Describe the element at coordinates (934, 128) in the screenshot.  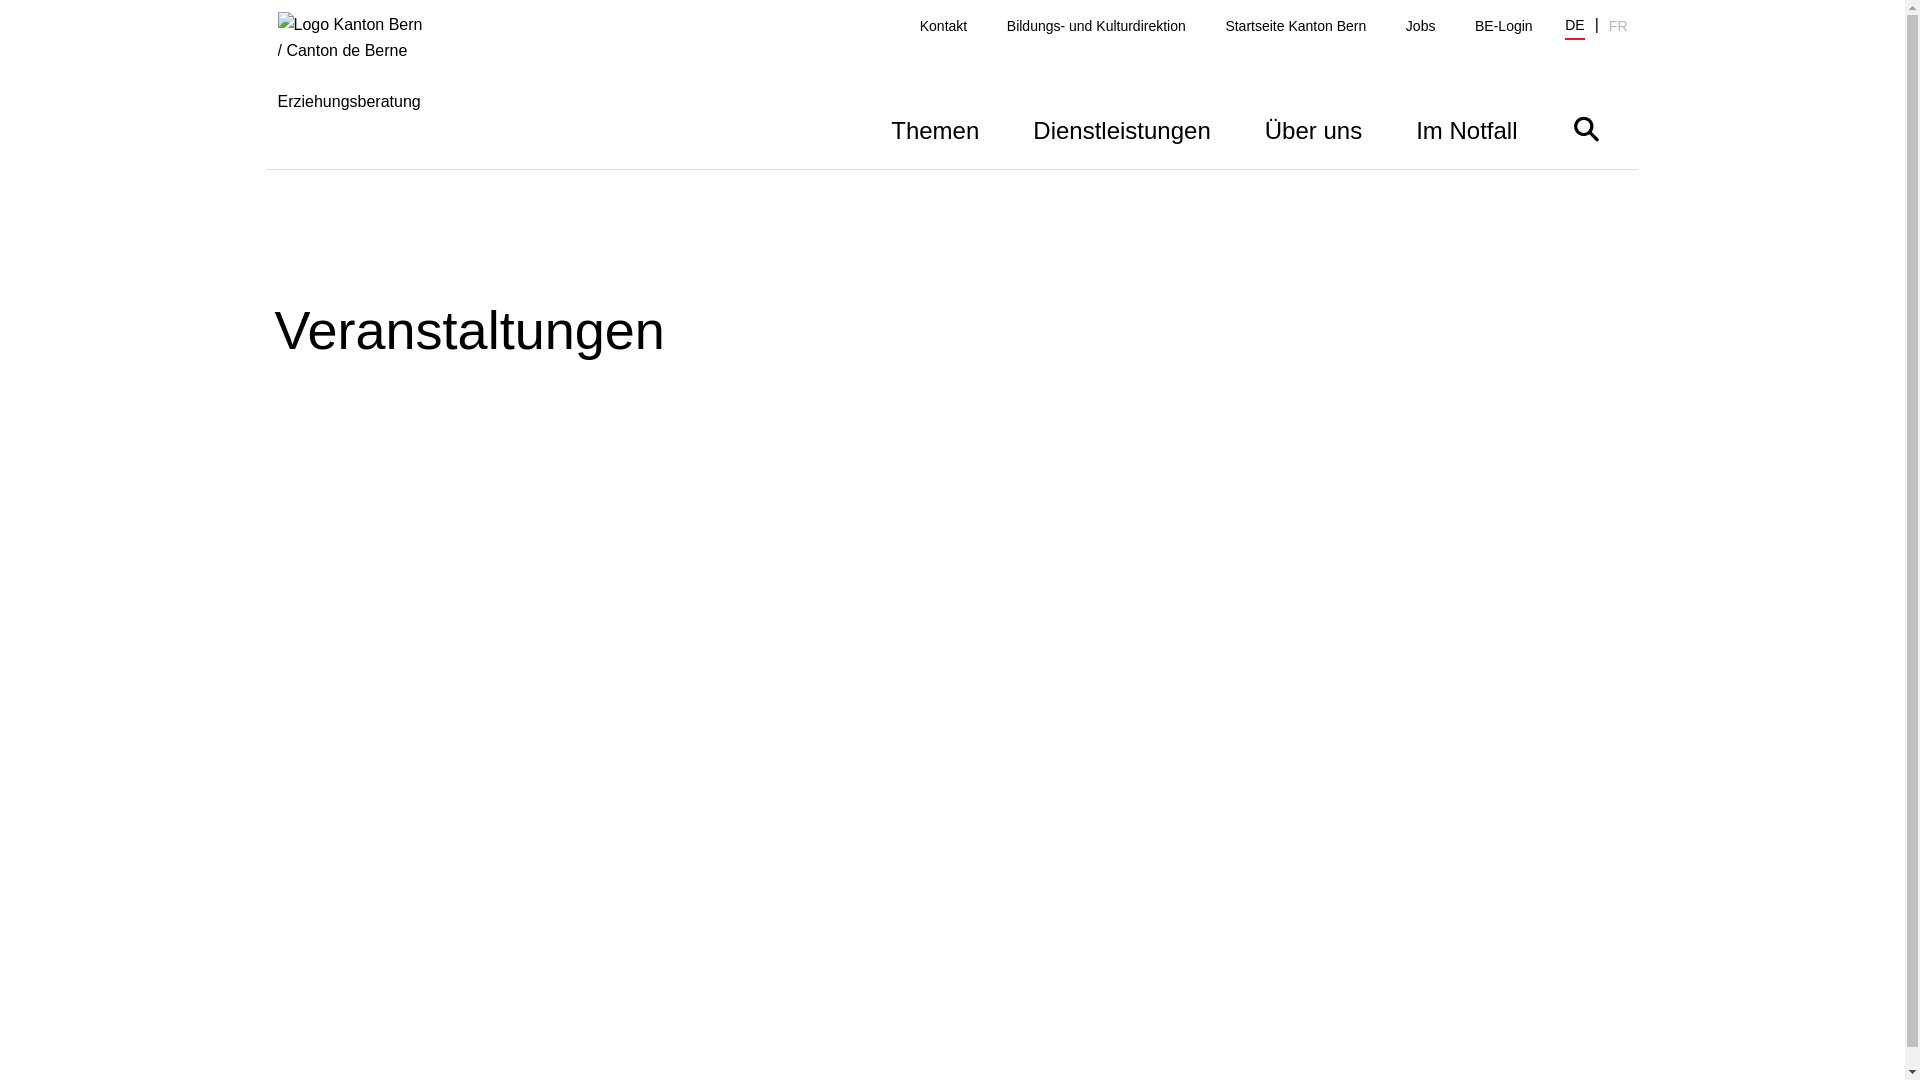
I see `'Themen'` at that location.